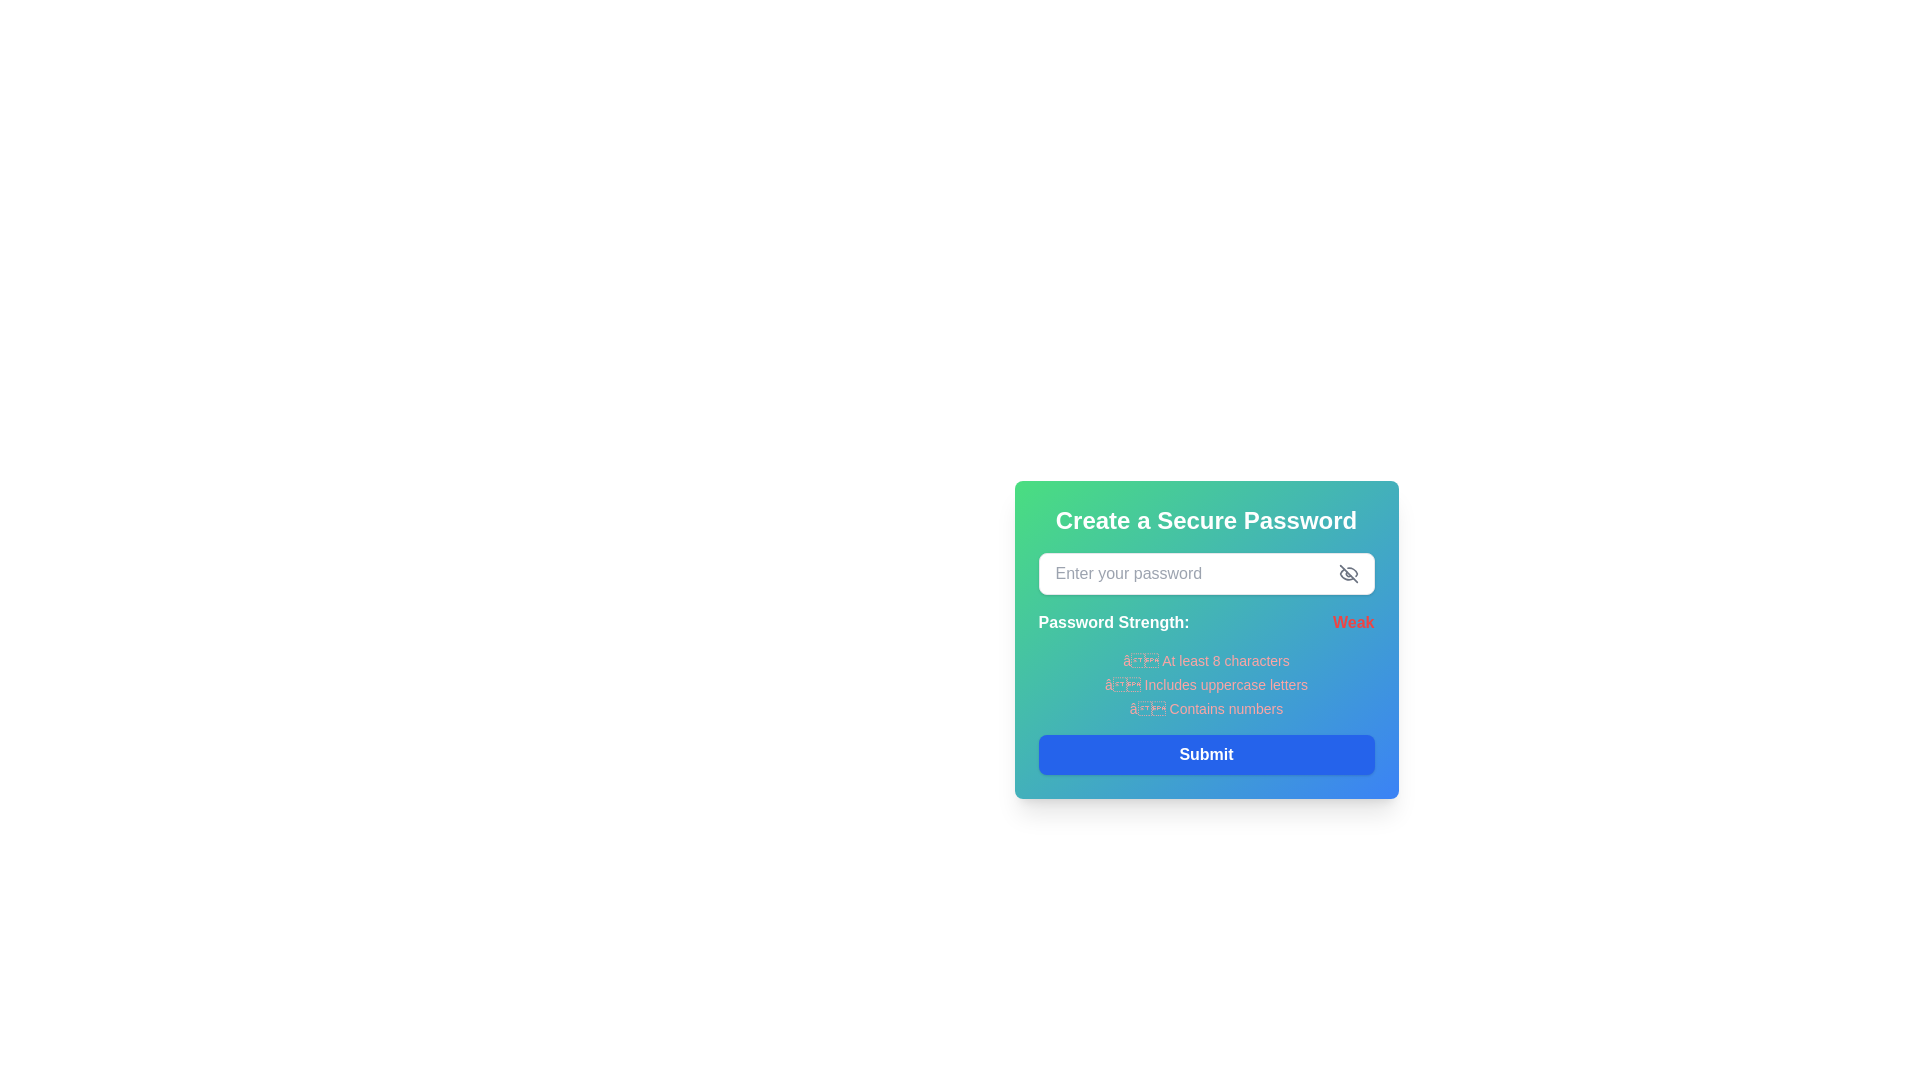 The image size is (1920, 1080). What do you see at coordinates (1205, 684) in the screenshot?
I see `text label indicating whether the password criterion of including uppercase letters is met, which is the second line in the list of password criteria beneath the 'Password Strength' header` at bounding box center [1205, 684].